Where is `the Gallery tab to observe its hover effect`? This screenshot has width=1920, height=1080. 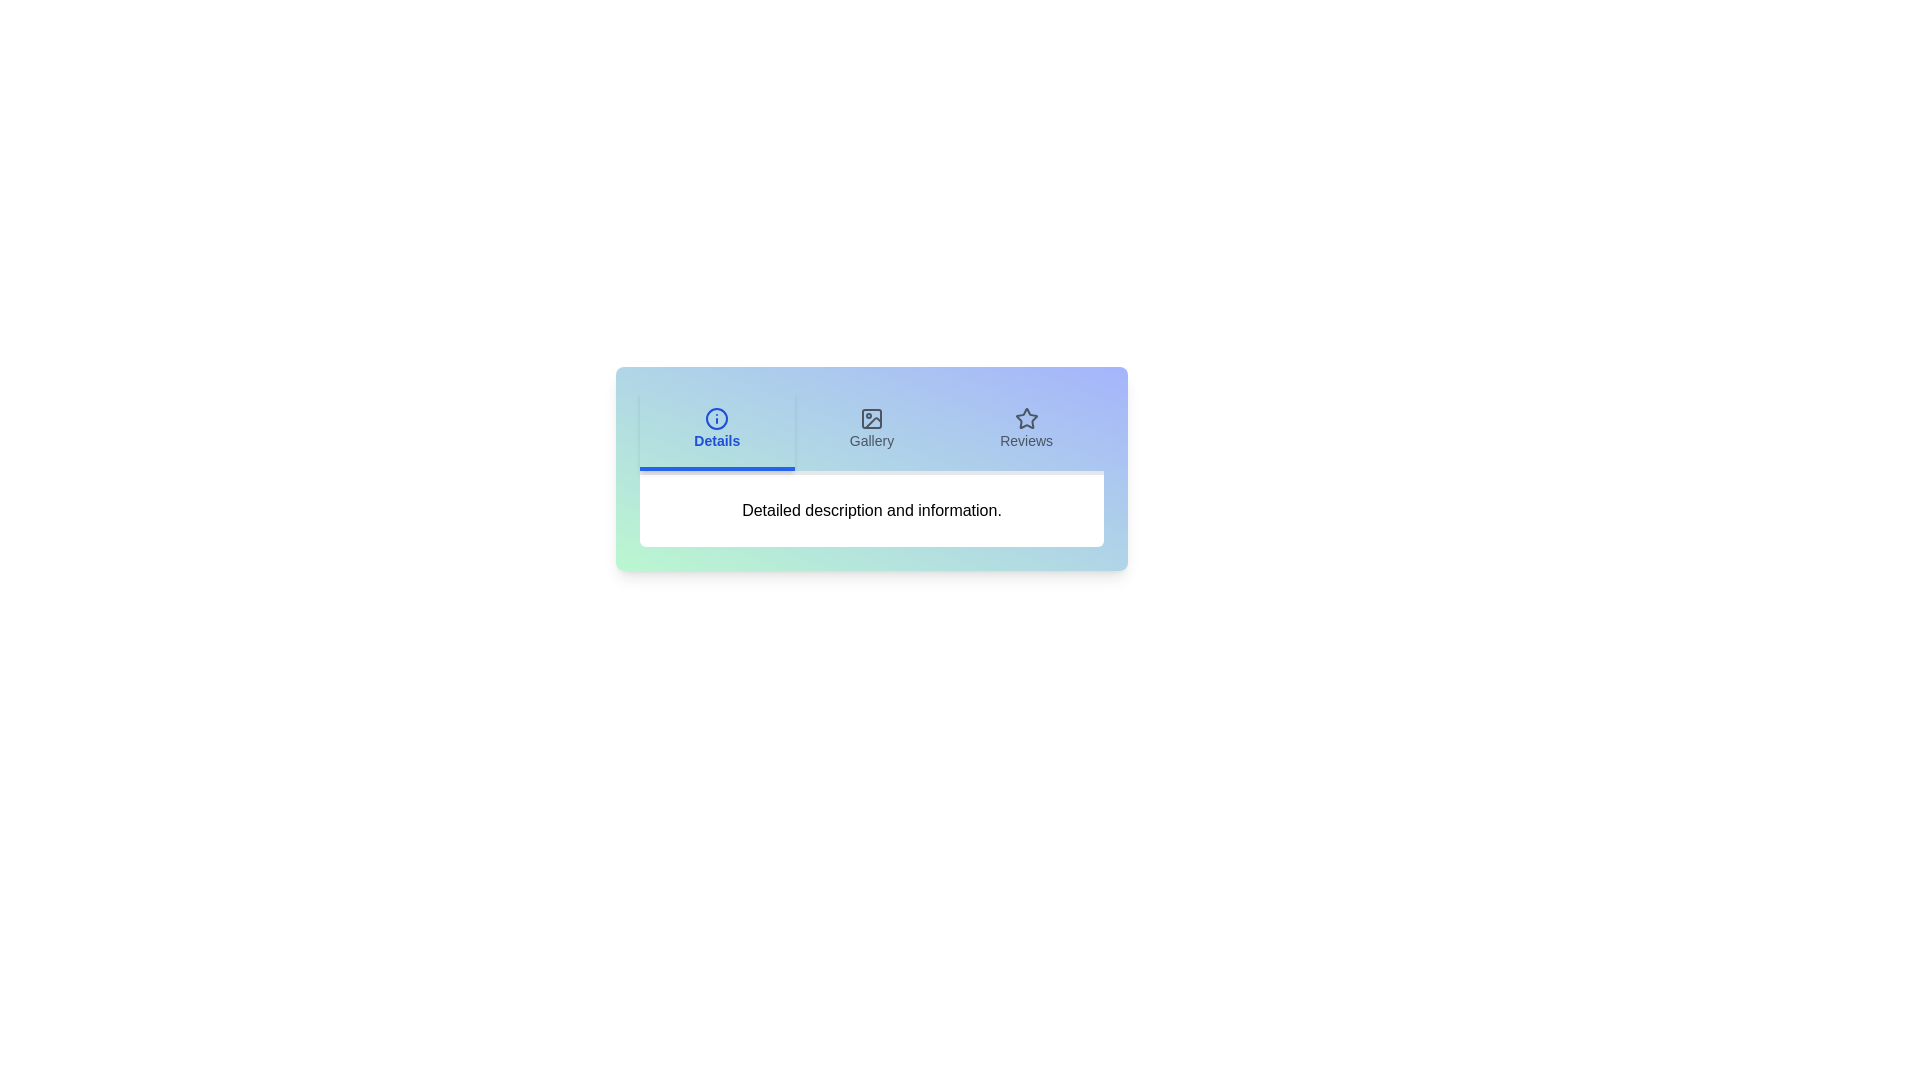 the Gallery tab to observe its hover effect is located at coordinates (872, 430).